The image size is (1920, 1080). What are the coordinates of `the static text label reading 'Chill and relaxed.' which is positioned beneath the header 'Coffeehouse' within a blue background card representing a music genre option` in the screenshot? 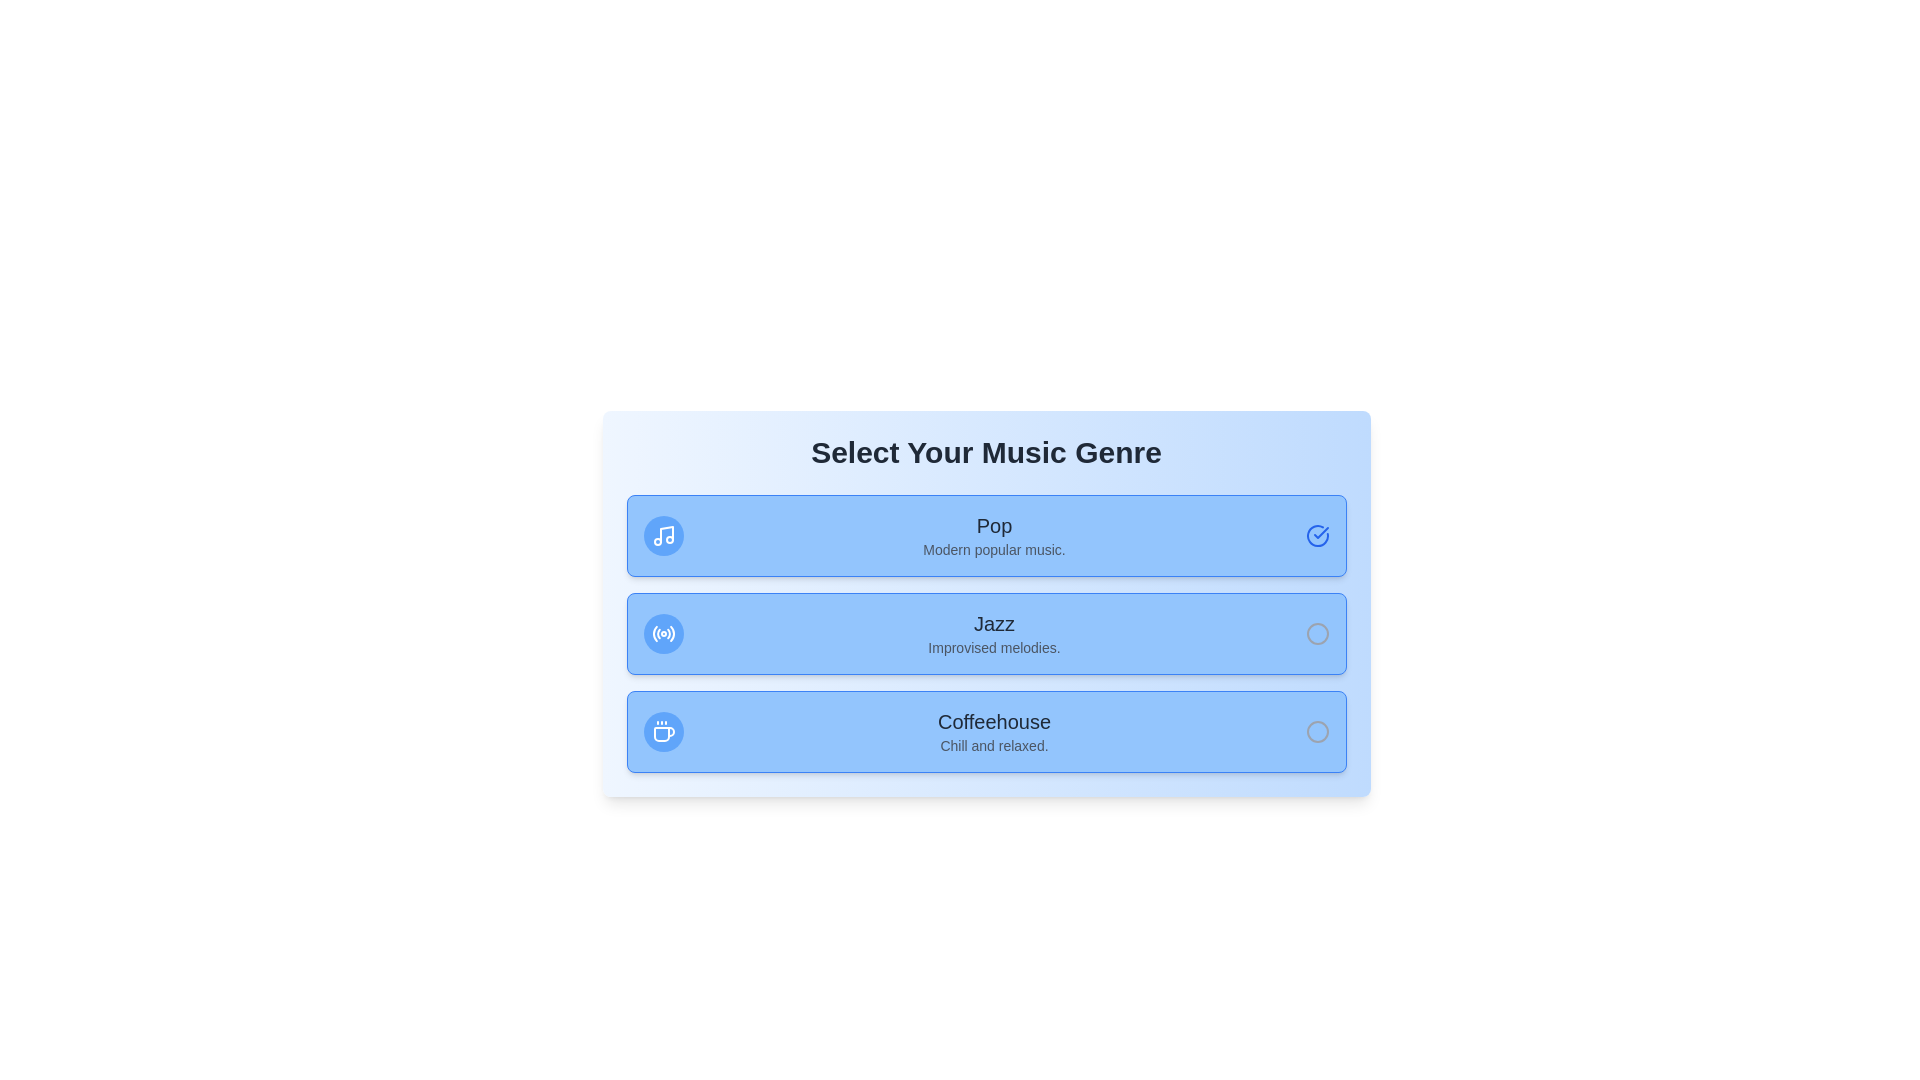 It's located at (994, 745).